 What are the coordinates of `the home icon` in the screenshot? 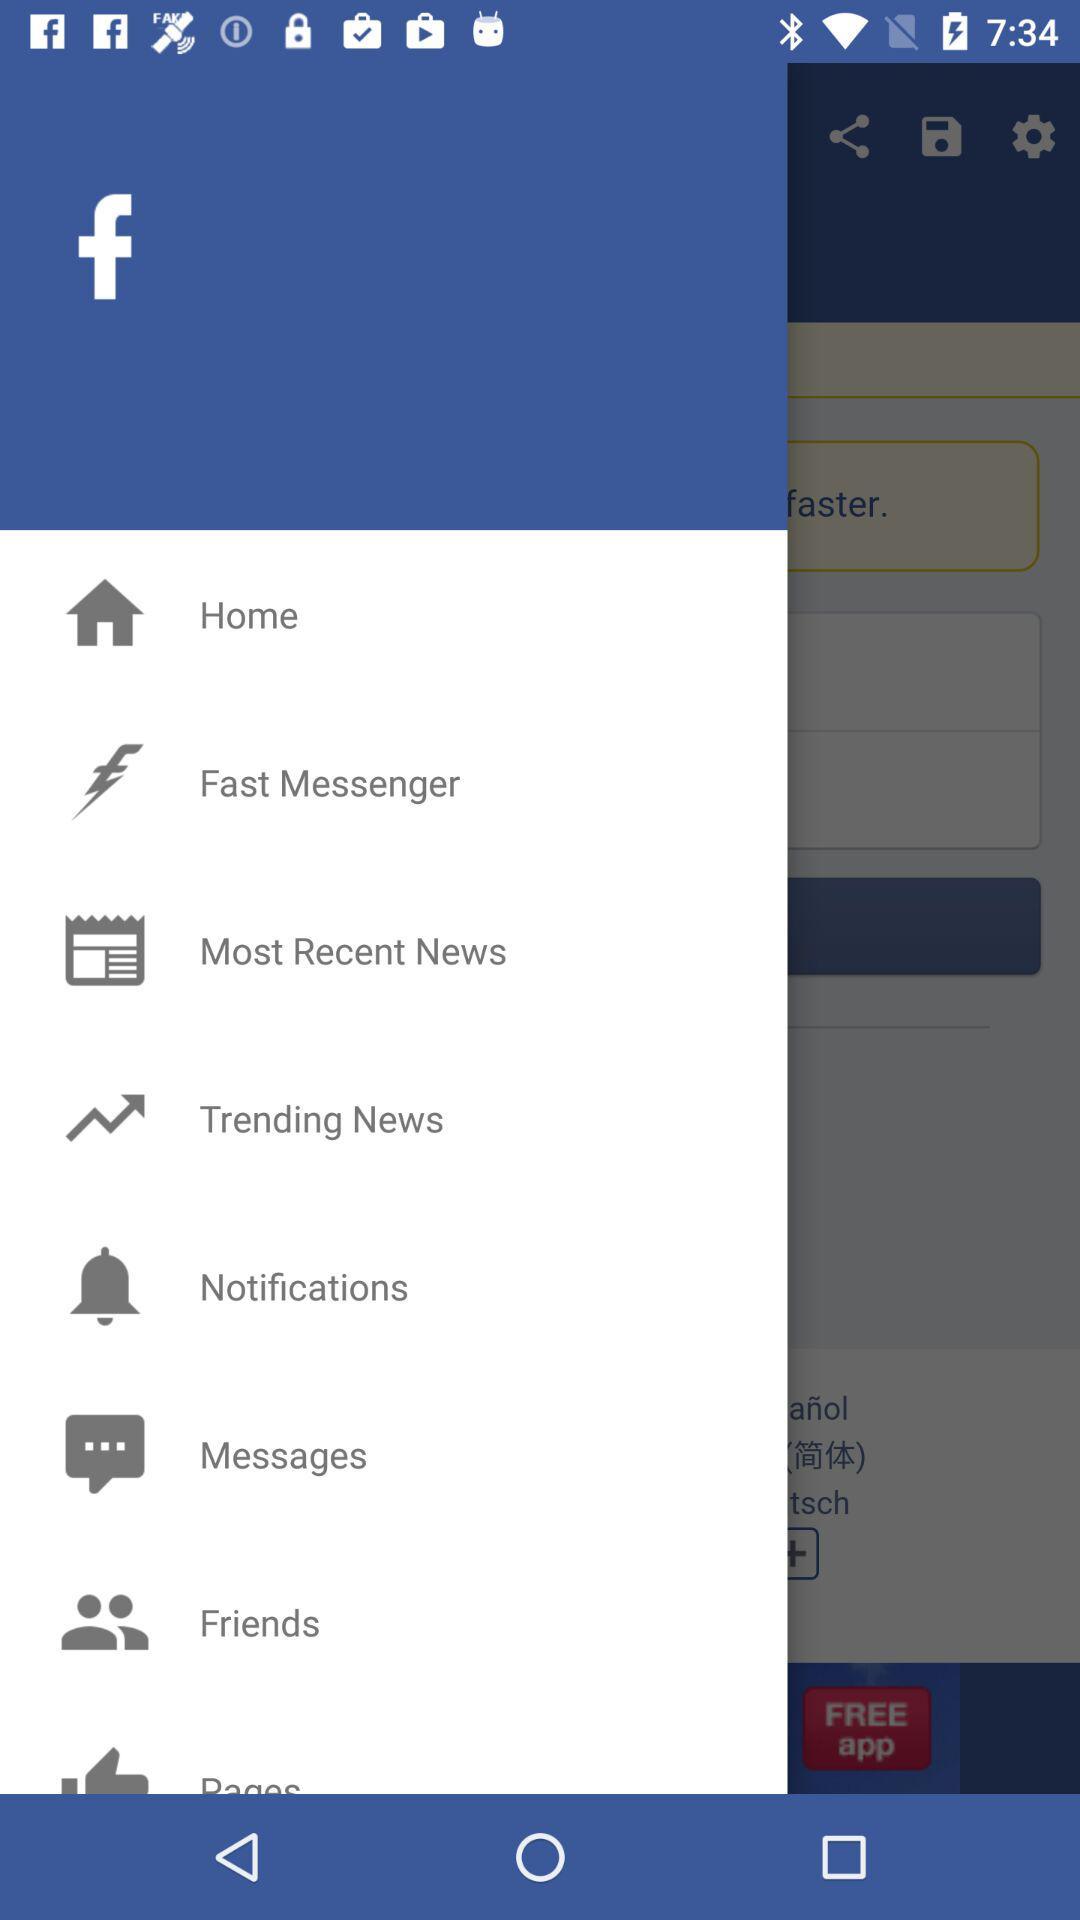 It's located at (104, 613).